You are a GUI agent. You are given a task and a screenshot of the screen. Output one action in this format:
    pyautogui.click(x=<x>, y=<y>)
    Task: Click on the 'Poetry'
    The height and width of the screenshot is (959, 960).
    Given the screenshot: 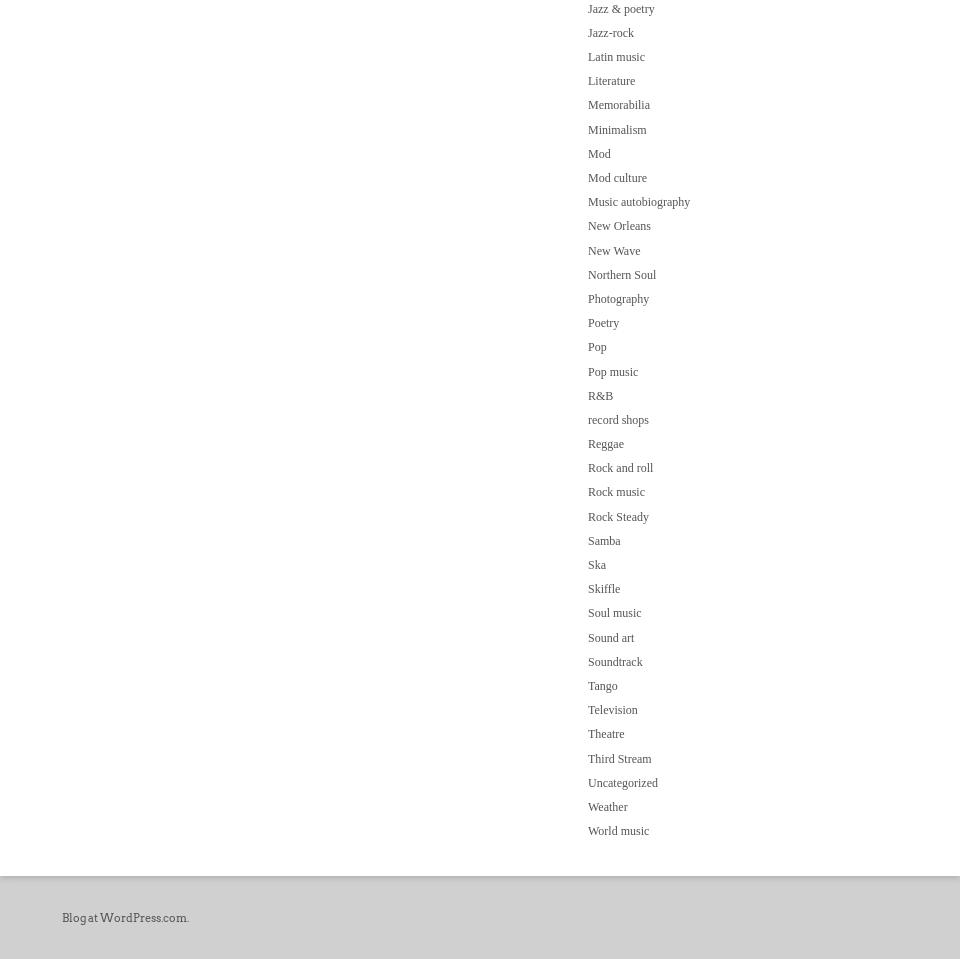 What is the action you would take?
    pyautogui.click(x=602, y=321)
    